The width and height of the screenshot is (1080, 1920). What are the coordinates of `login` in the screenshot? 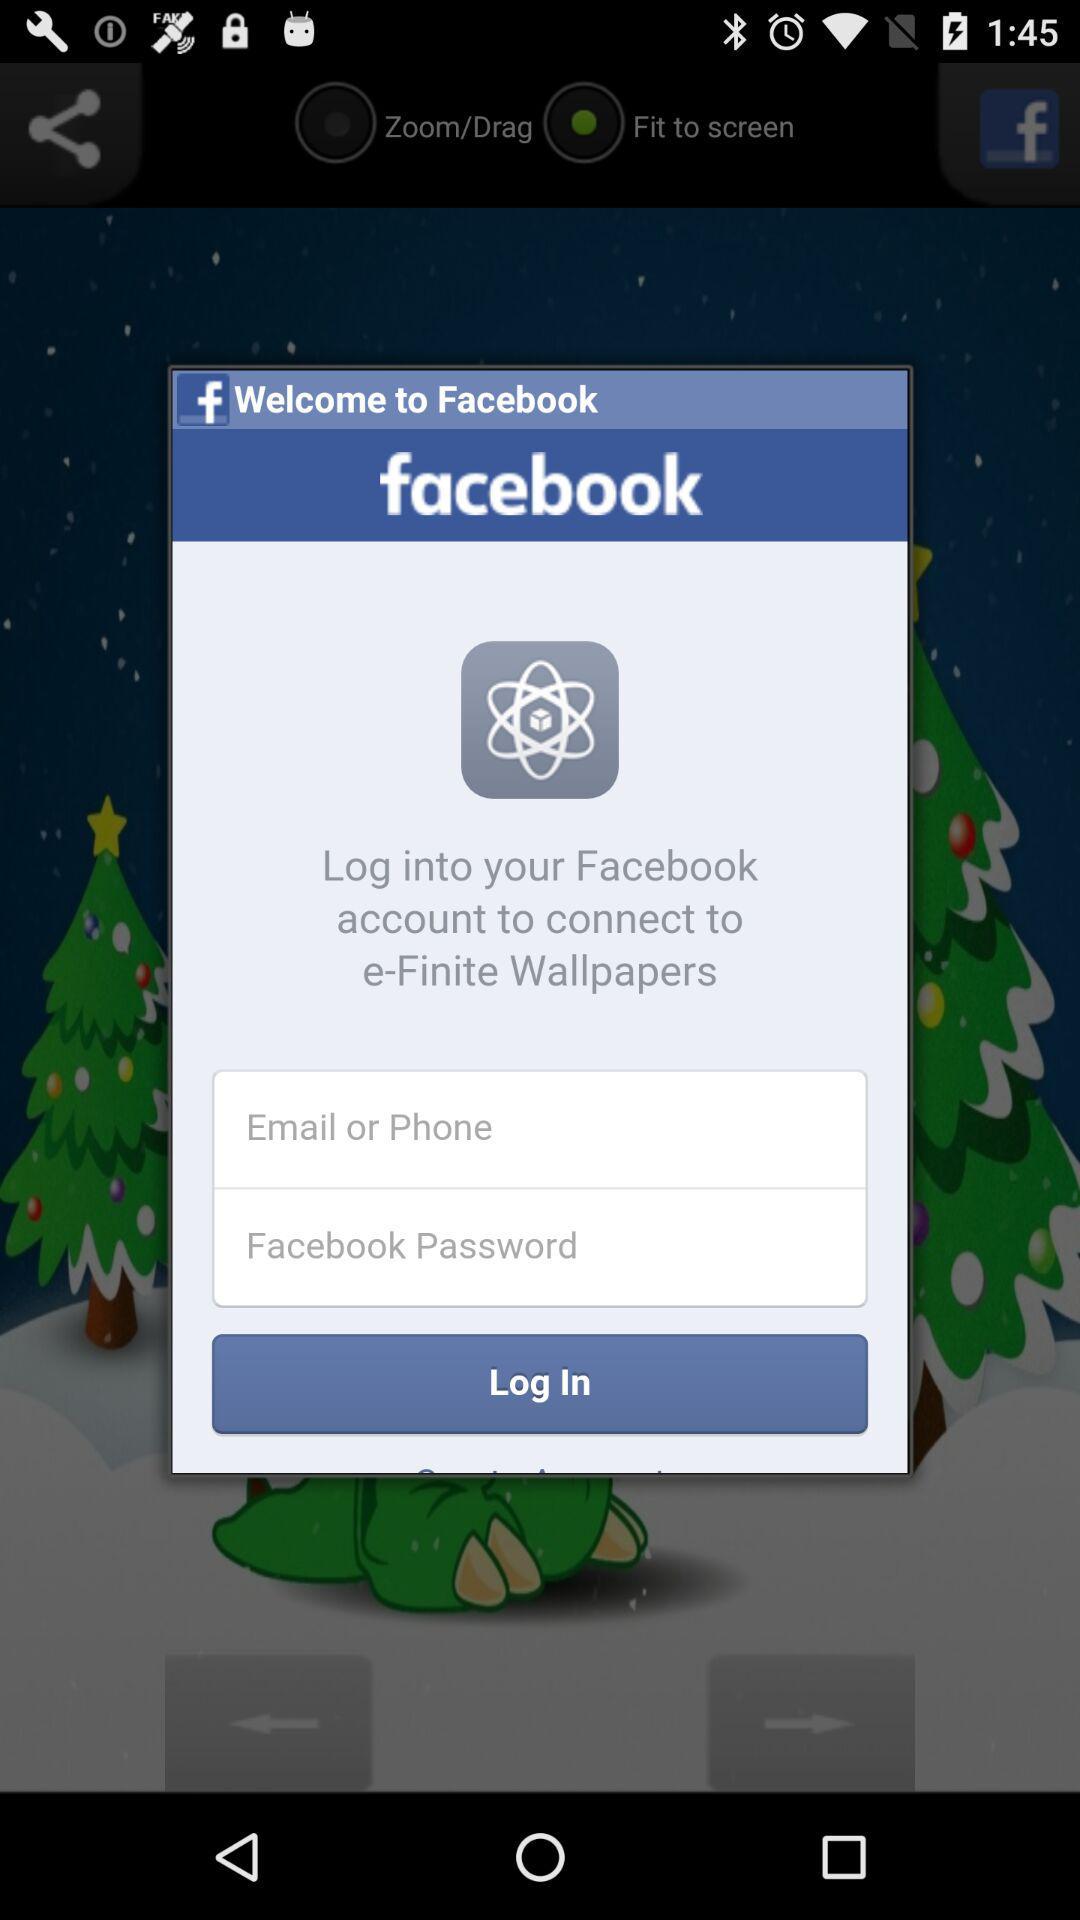 It's located at (540, 949).